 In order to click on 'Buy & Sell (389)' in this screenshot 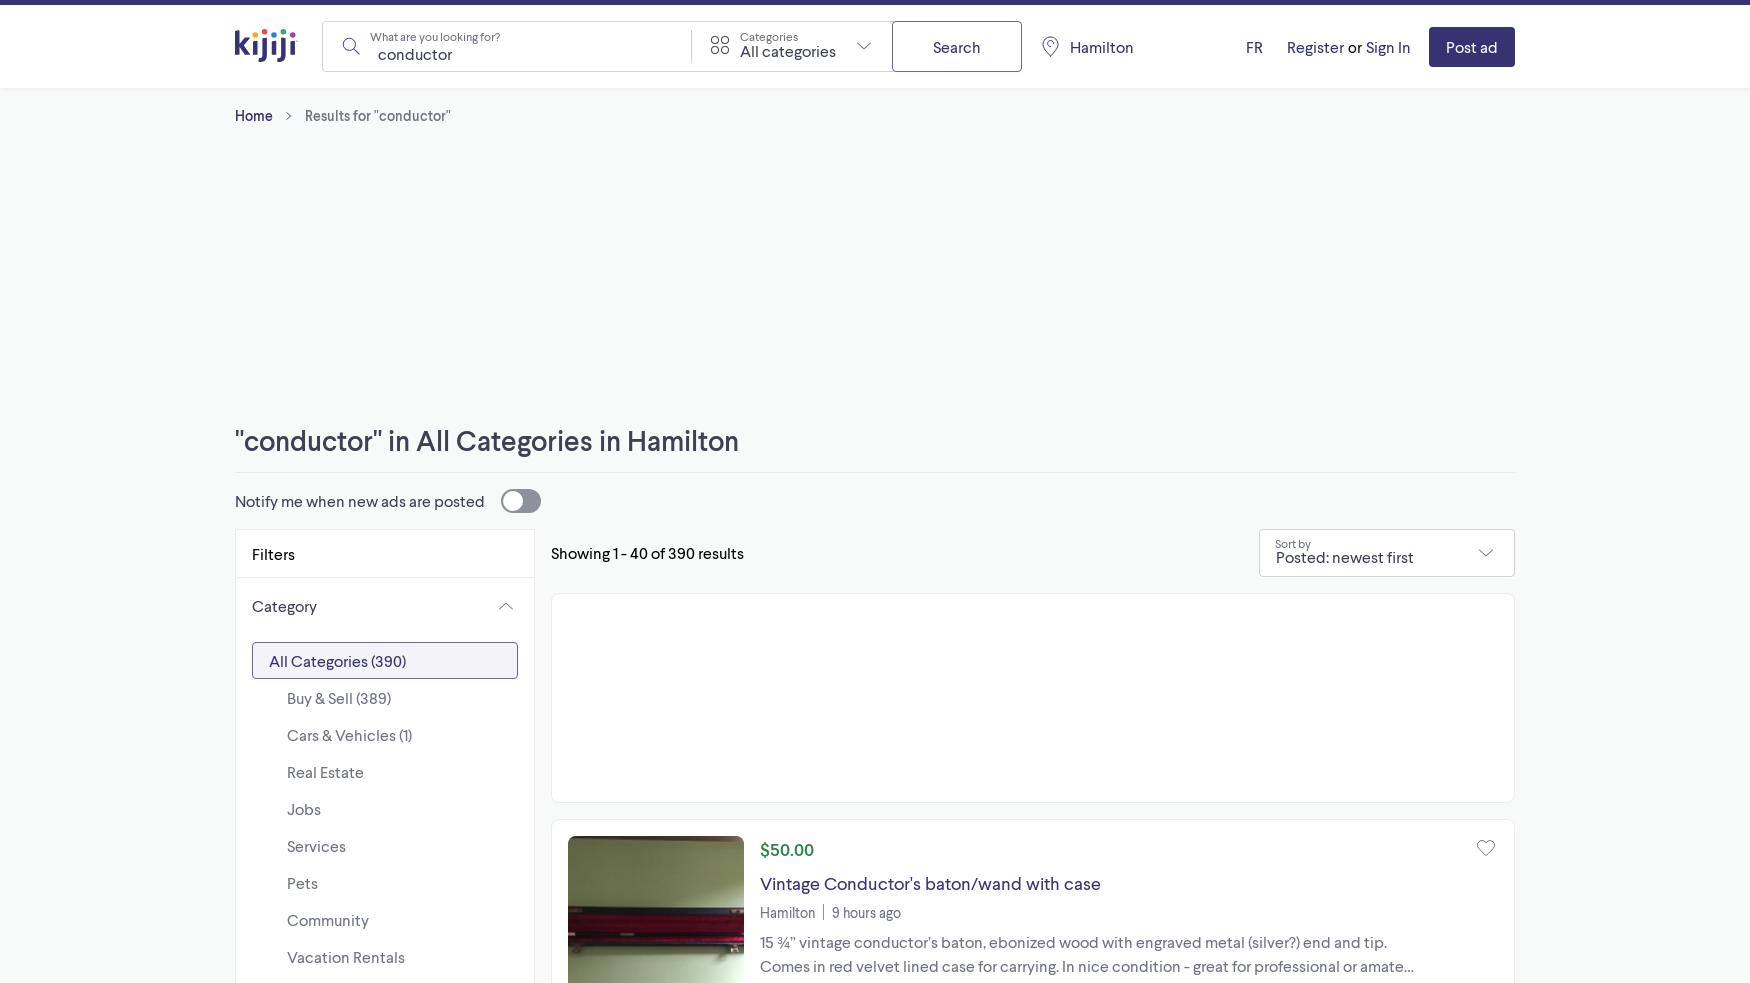, I will do `click(338, 696)`.